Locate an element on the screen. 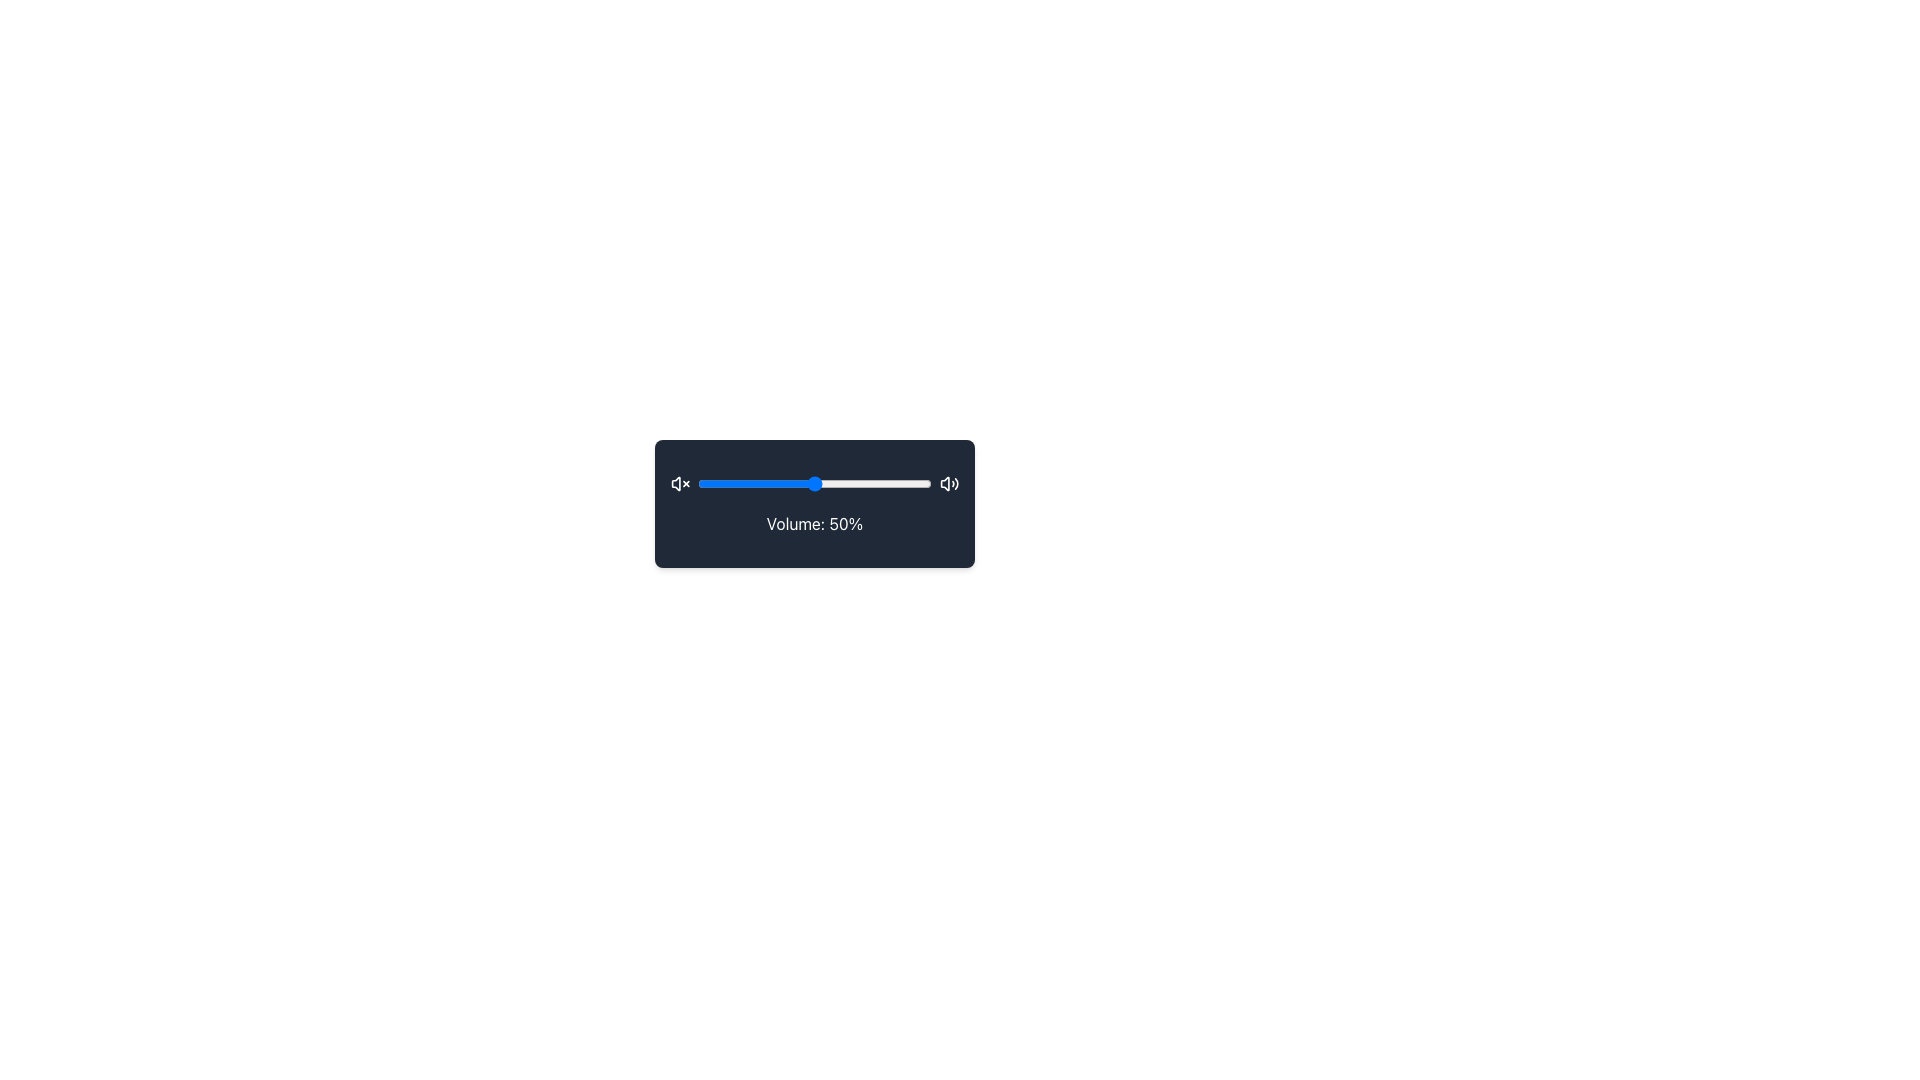 Image resolution: width=1920 pixels, height=1080 pixels. the volume is located at coordinates (828, 483).